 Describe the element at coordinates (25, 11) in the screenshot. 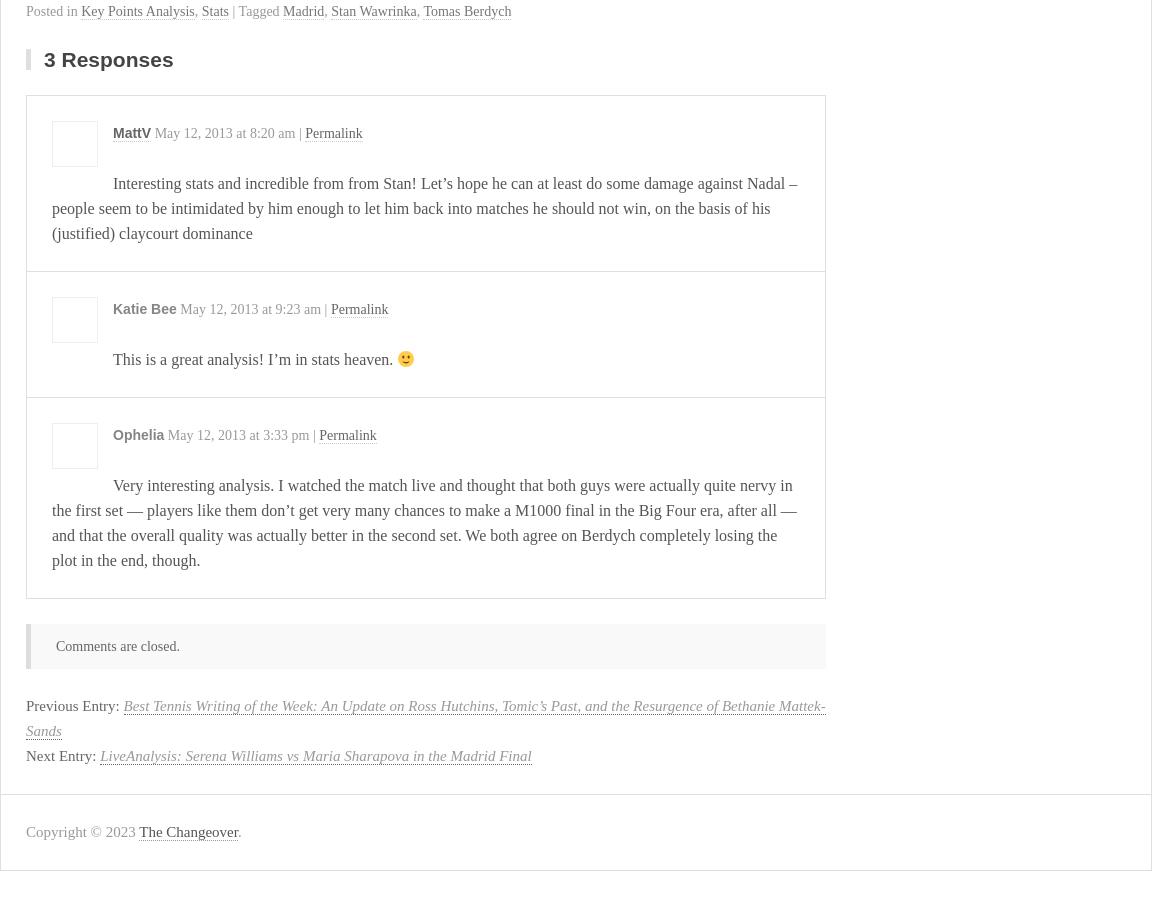

I see `'Posted in'` at that location.